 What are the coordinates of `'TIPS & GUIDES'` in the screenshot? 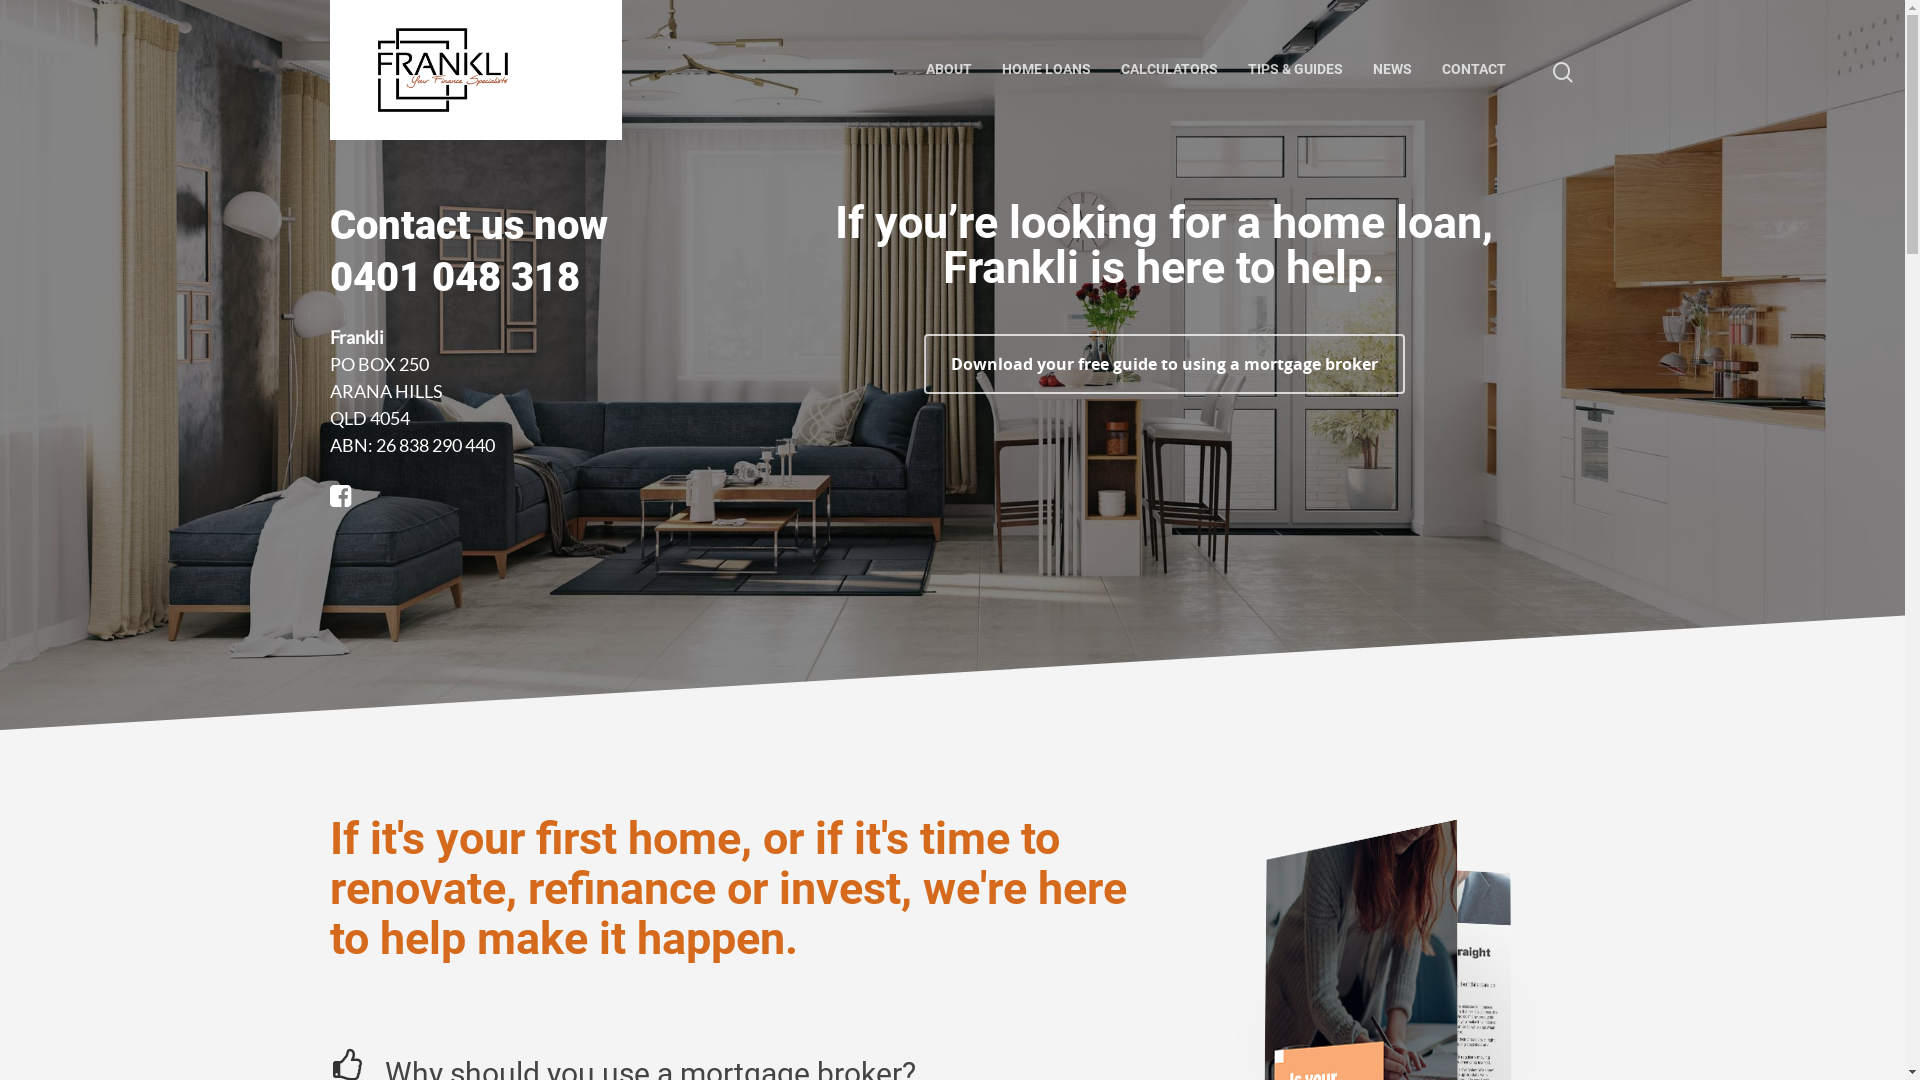 It's located at (1295, 68).